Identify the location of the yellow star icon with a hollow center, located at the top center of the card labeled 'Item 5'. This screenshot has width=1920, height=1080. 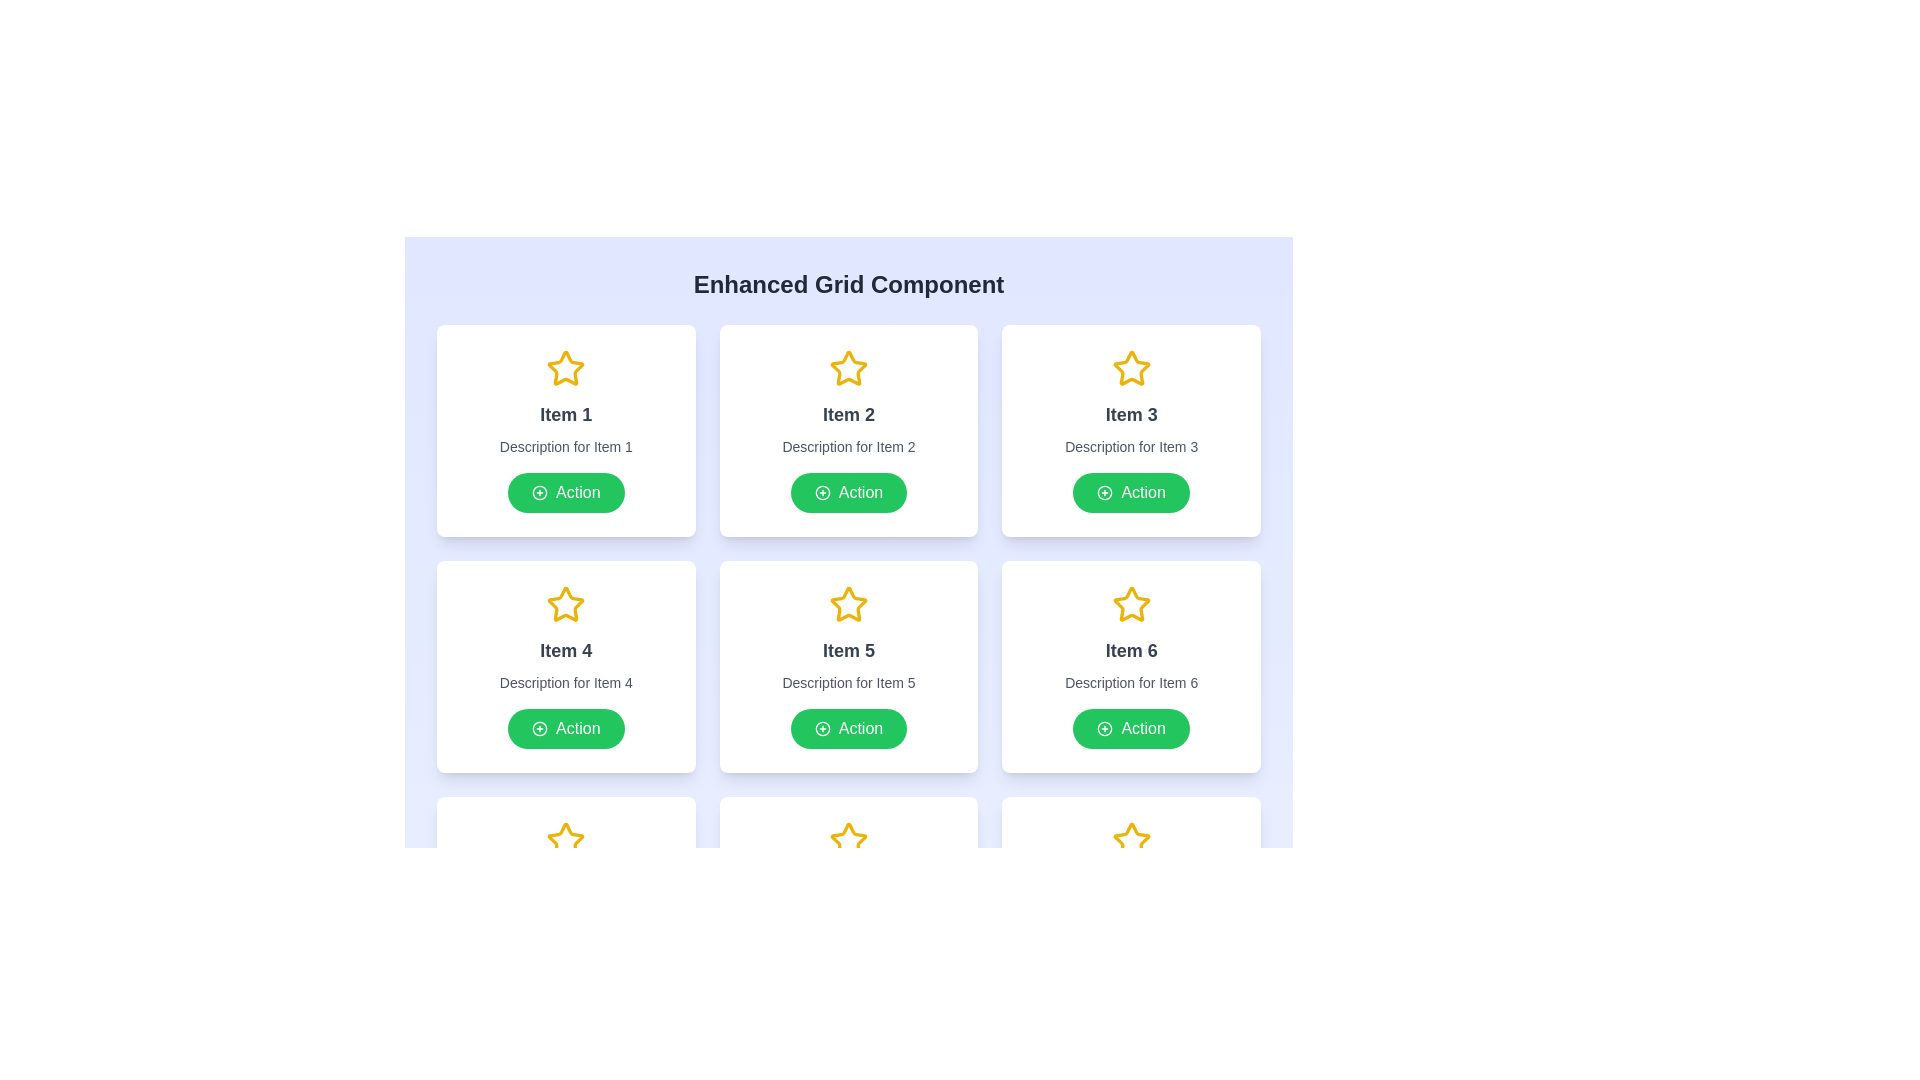
(849, 604).